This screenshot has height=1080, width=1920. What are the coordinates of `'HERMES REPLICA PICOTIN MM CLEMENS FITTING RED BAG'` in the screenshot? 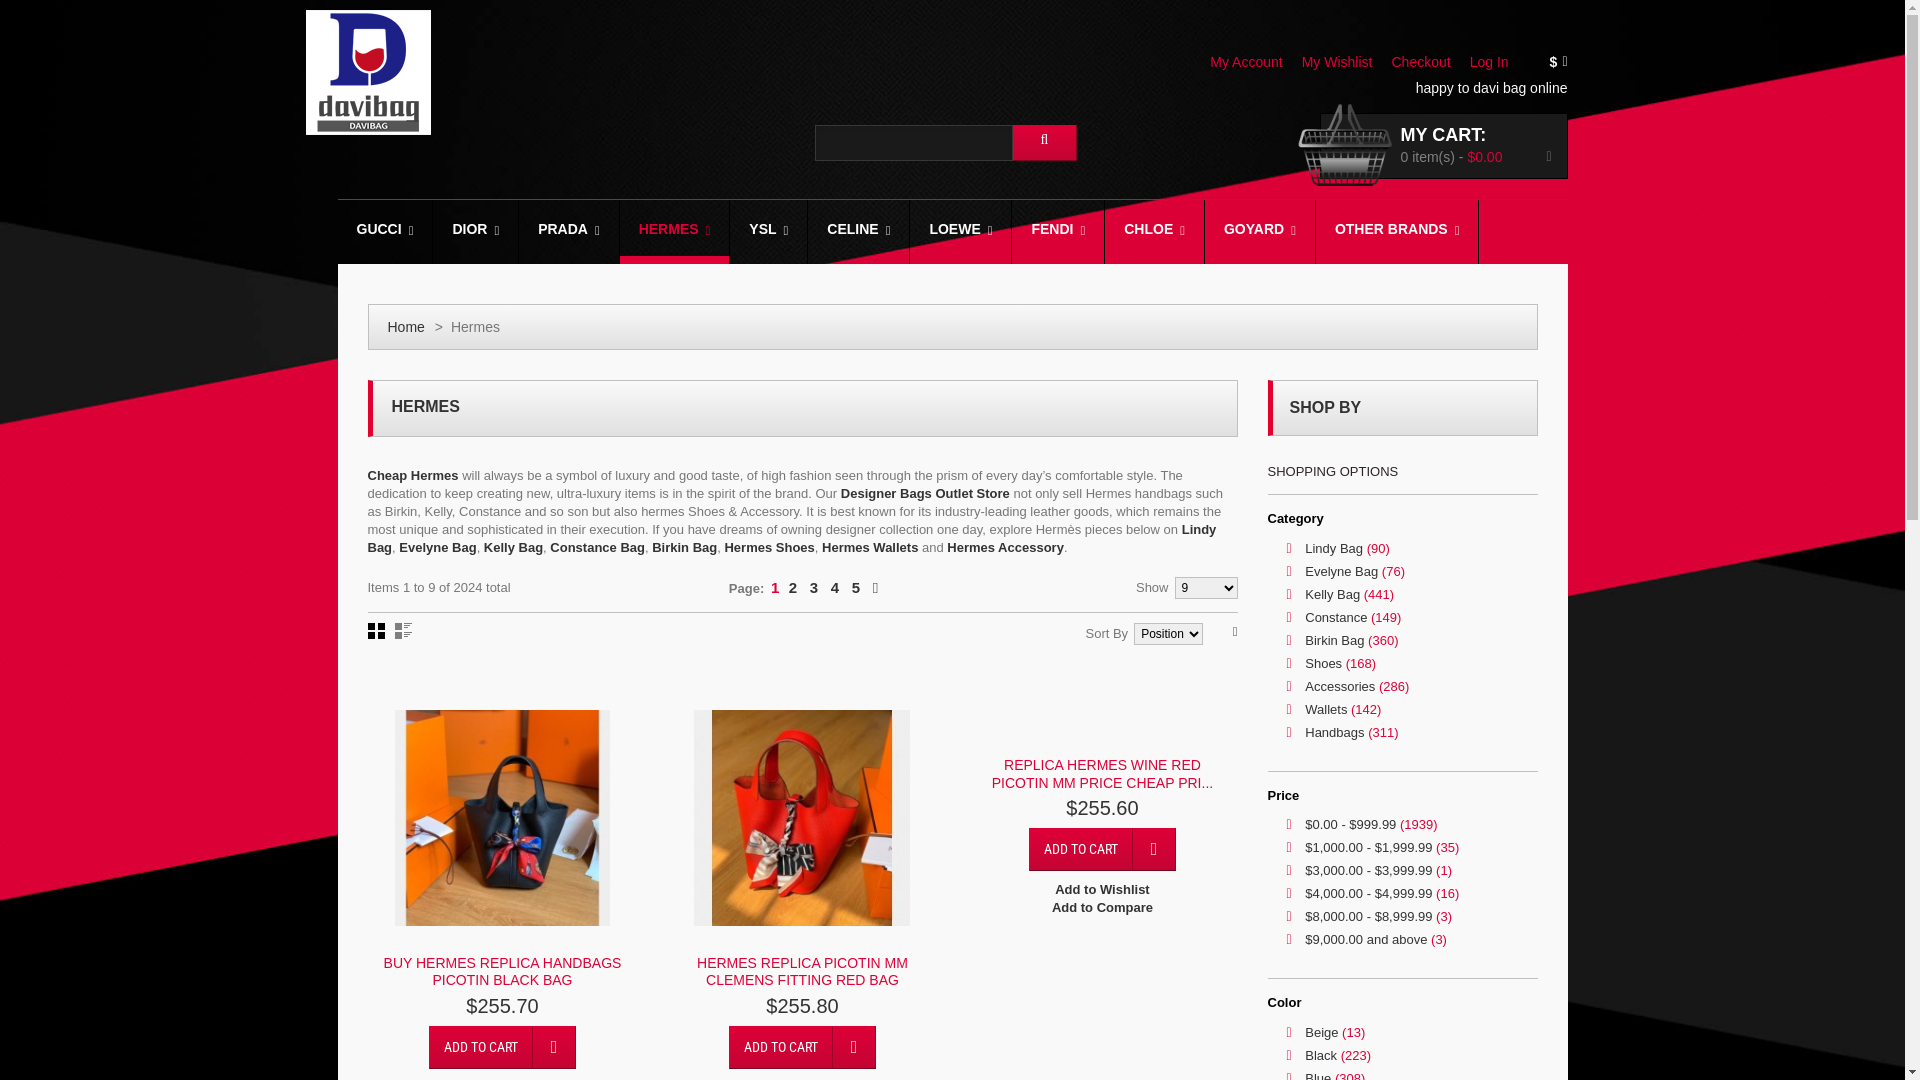 It's located at (802, 971).